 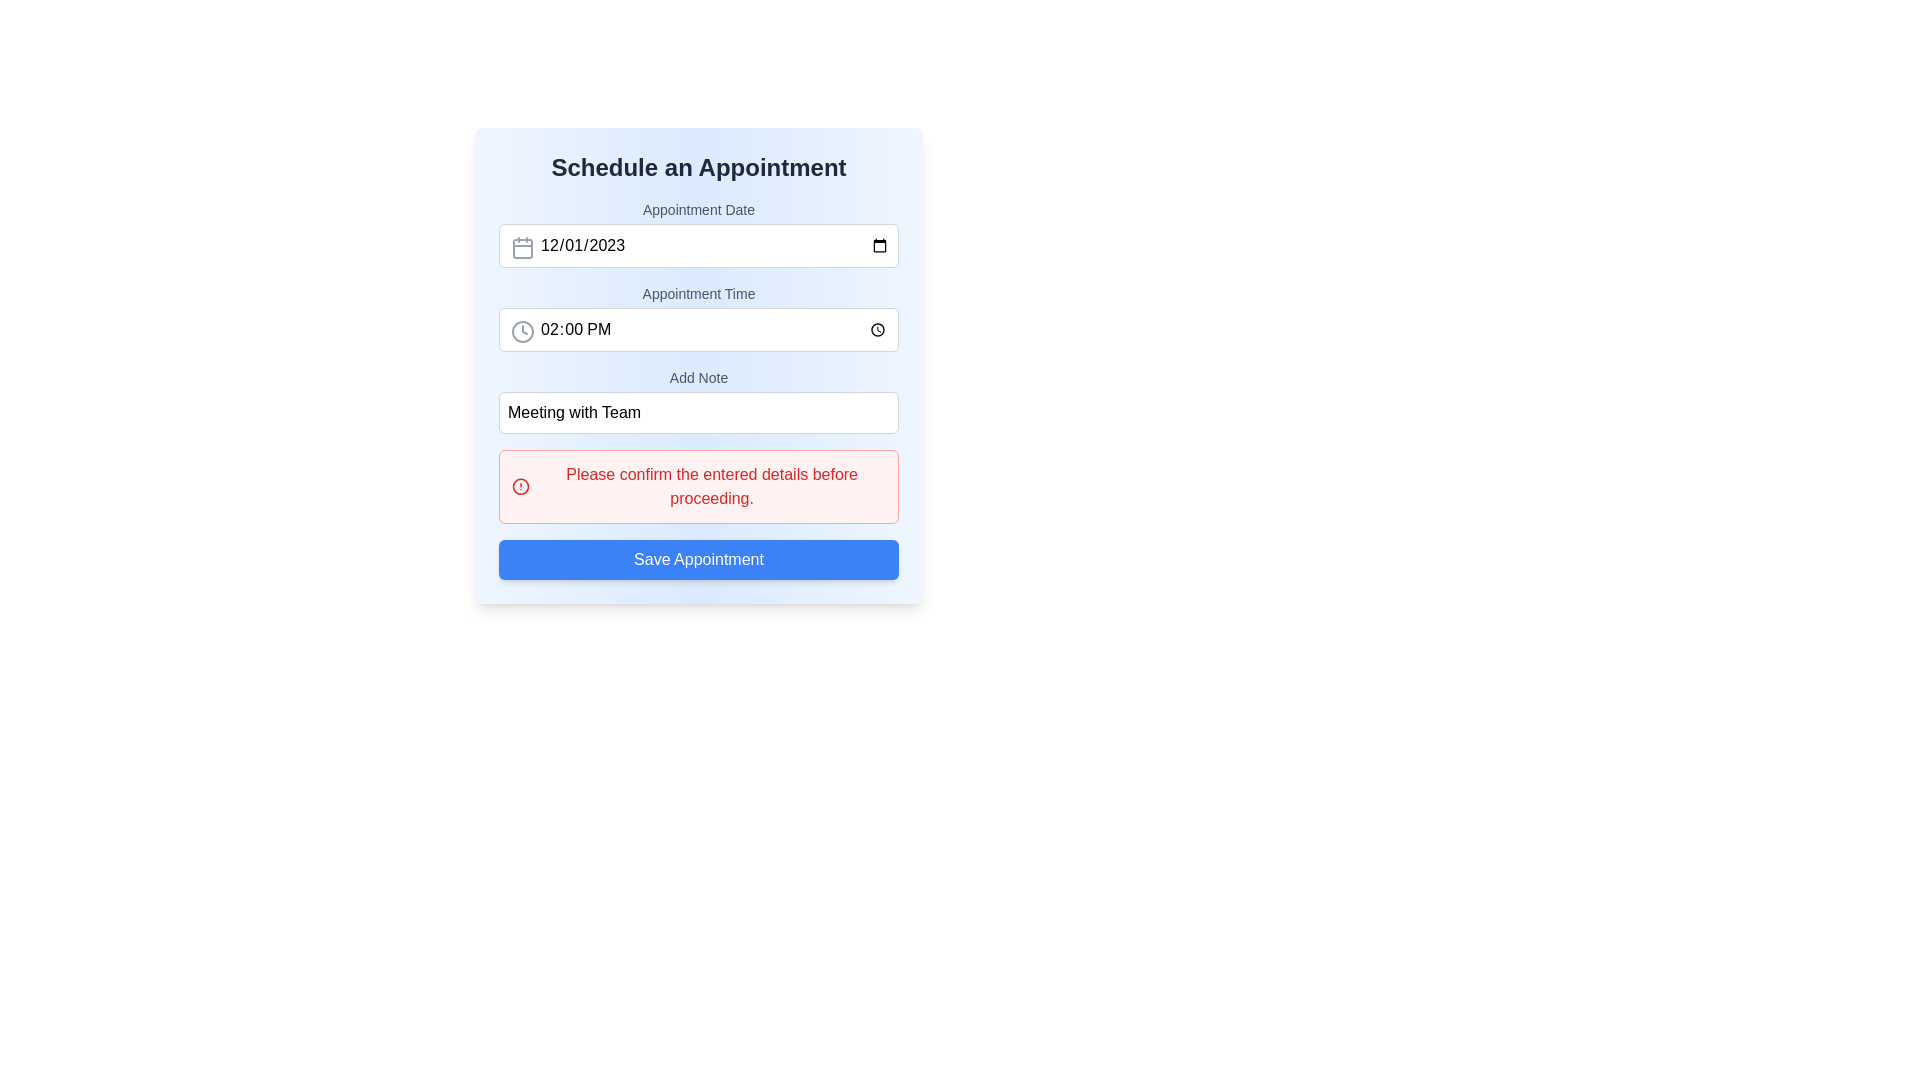 What do you see at coordinates (699, 559) in the screenshot?
I see `the rectangular button with rounded edges that has a blue background and white text reading 'Save Appointment'` at bounding box center [699, 559].